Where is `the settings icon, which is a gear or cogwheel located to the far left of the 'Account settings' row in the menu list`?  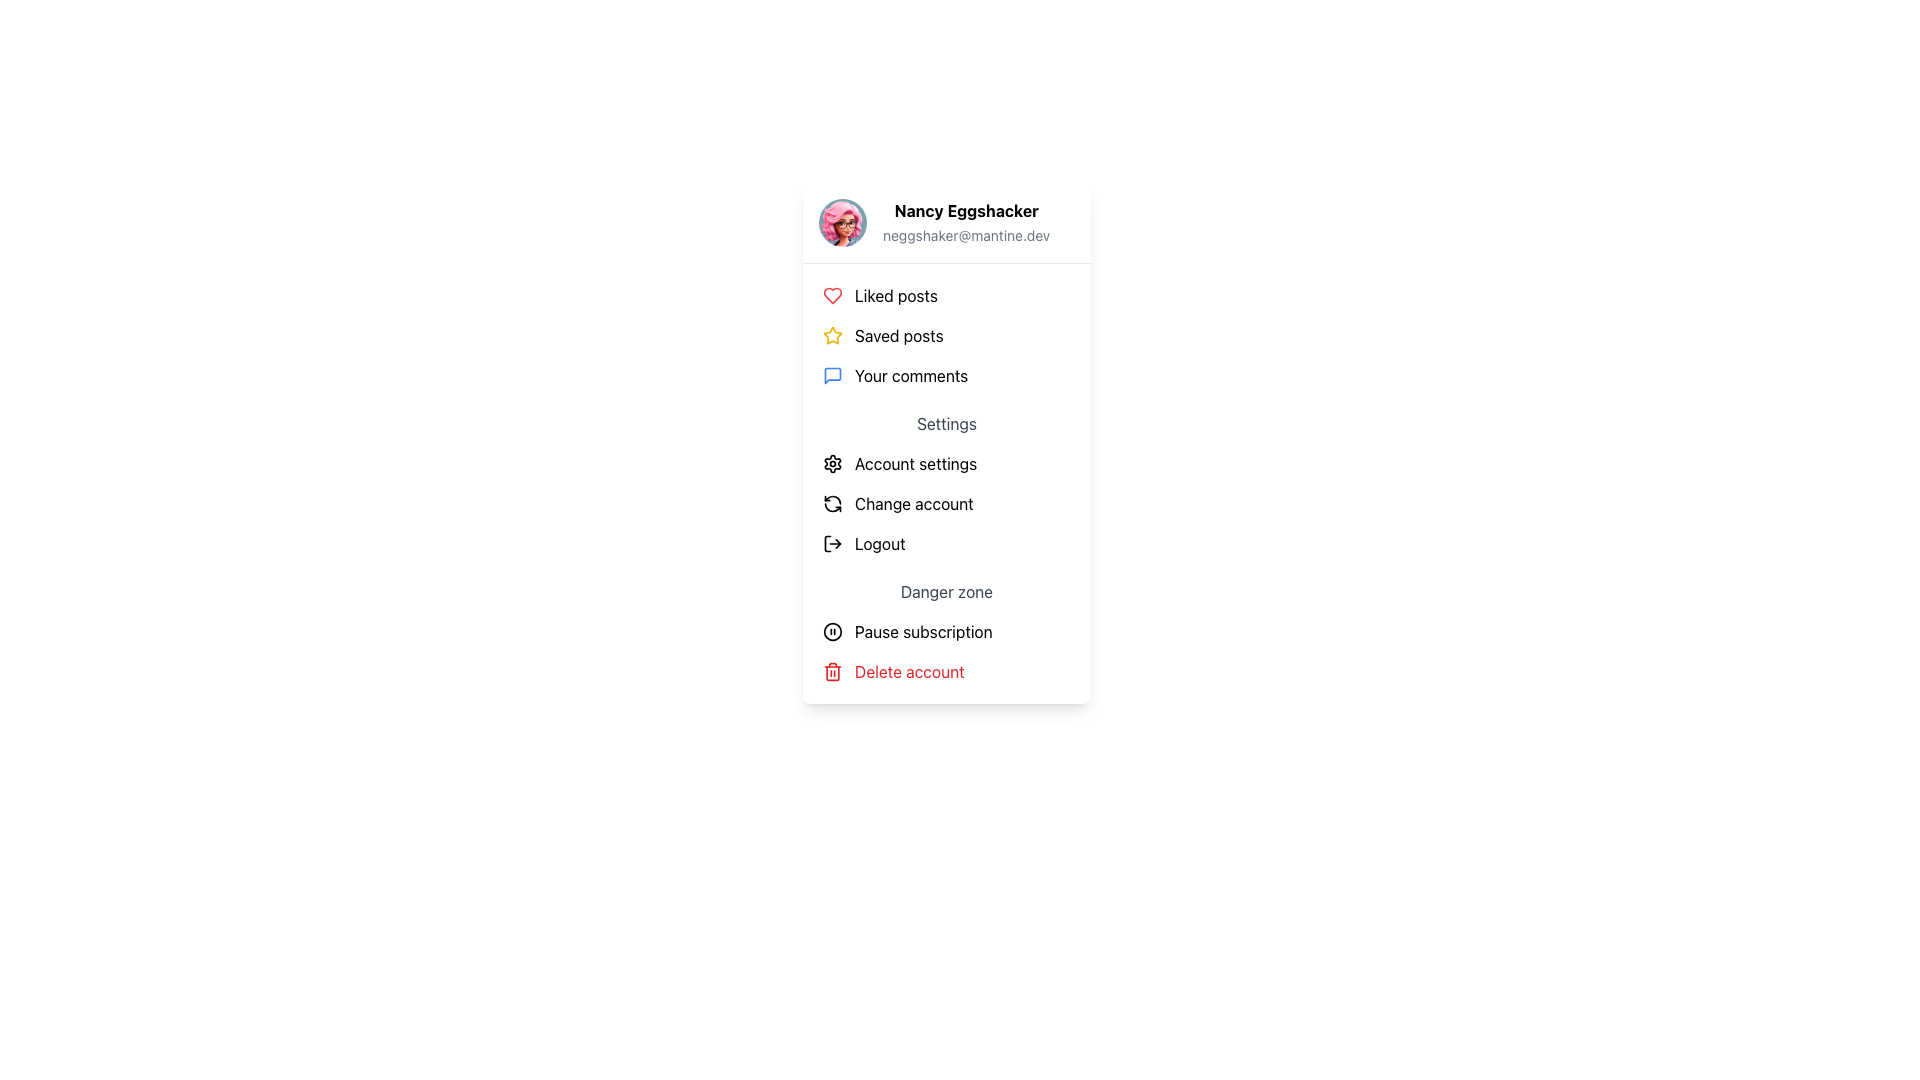
the settings icon, which is a gear or cogwheel located to the far left of the 'Account settings' row in the menu list is located at coordinates (833, 463).